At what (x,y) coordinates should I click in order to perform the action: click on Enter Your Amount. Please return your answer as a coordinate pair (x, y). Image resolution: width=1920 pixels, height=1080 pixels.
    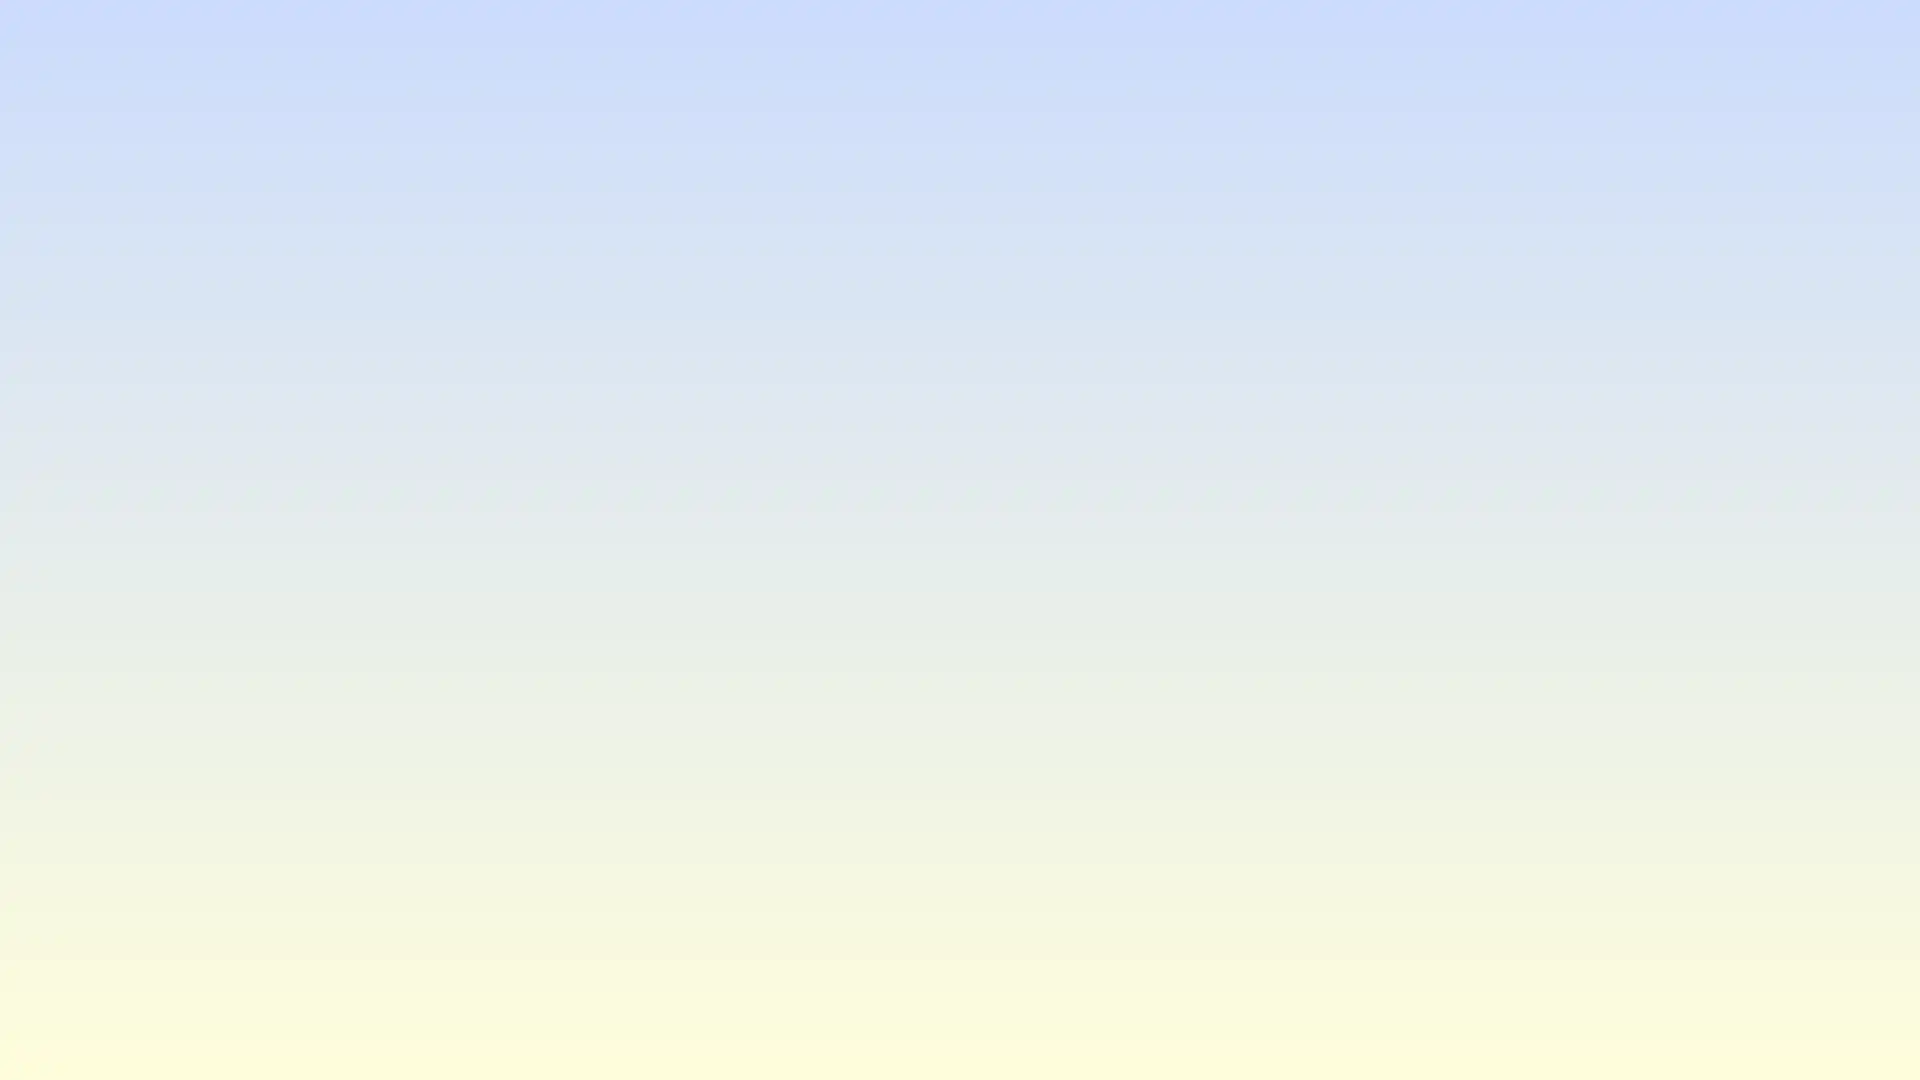
    Looking at the image, I should click on (960, 478).